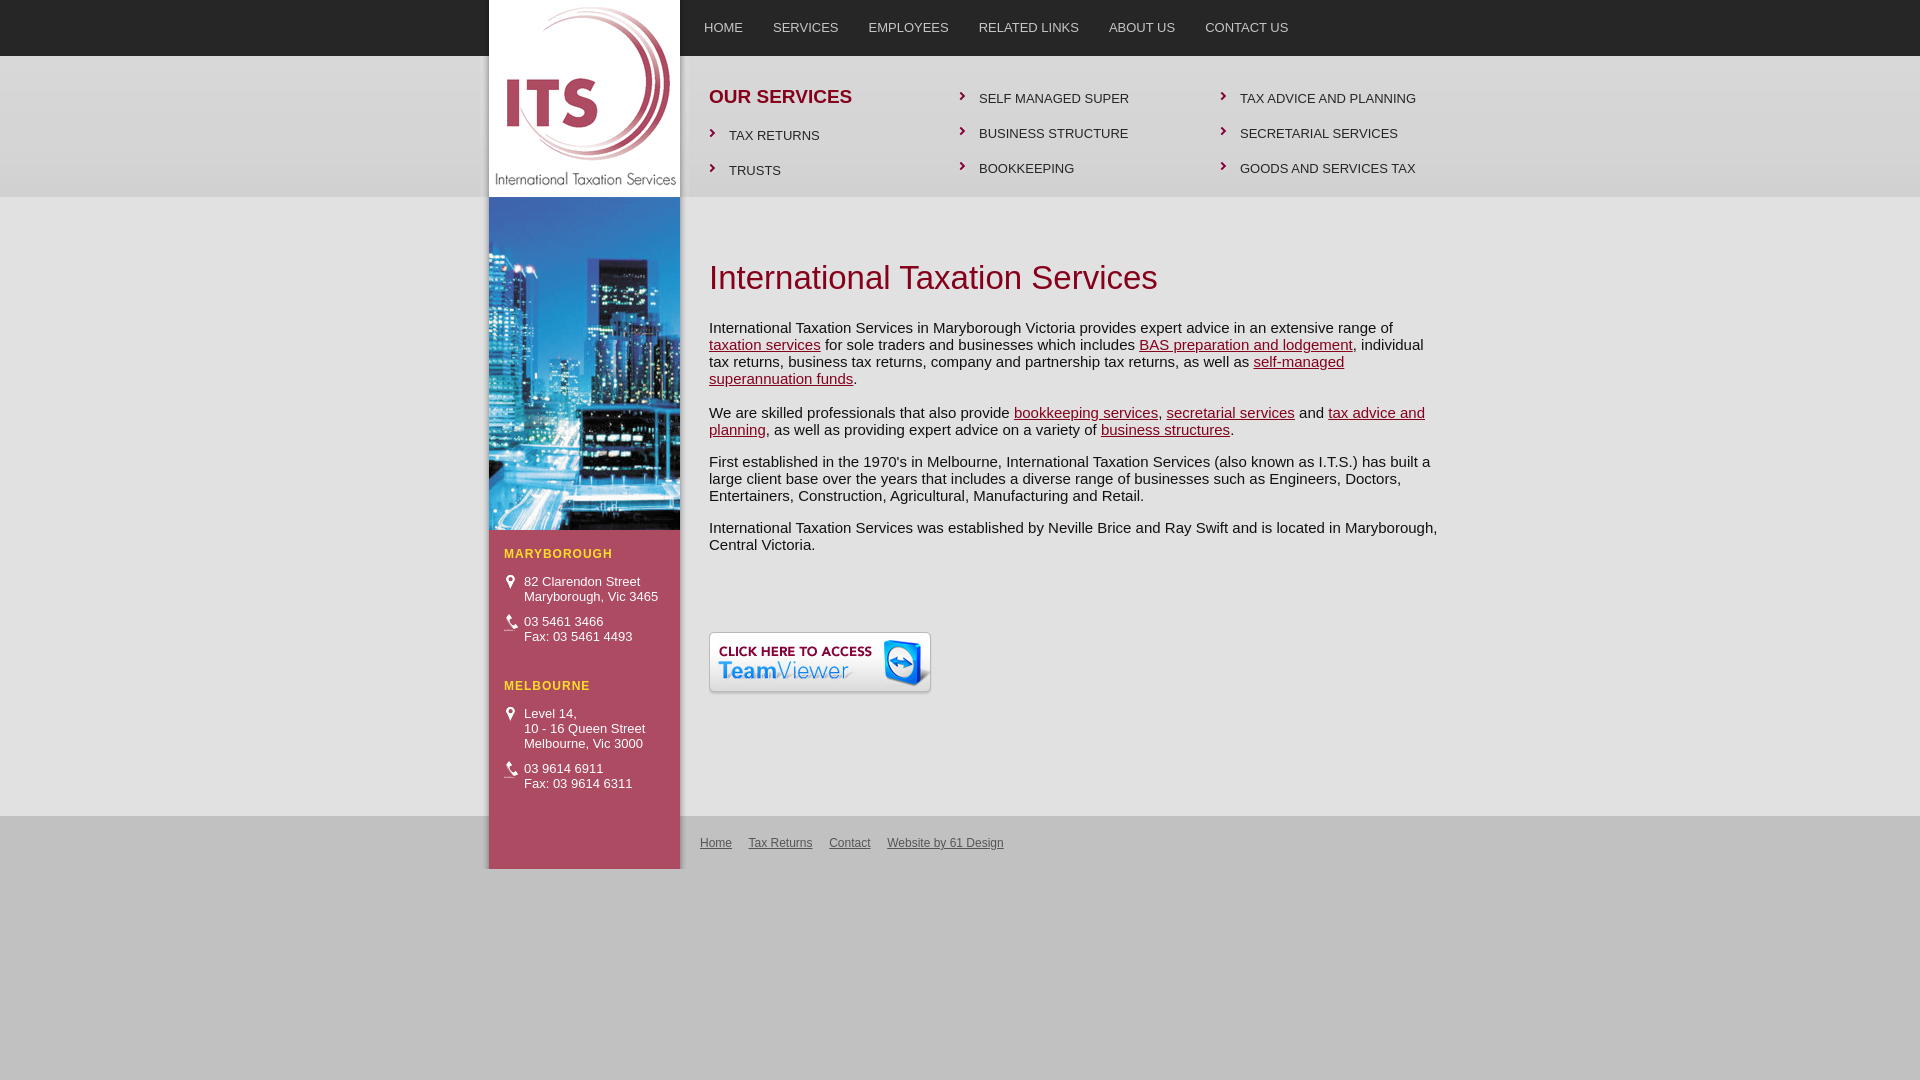 The image size is (1920, 1080). I want to click on 'RELATED LINKS', so click(1028, 24).